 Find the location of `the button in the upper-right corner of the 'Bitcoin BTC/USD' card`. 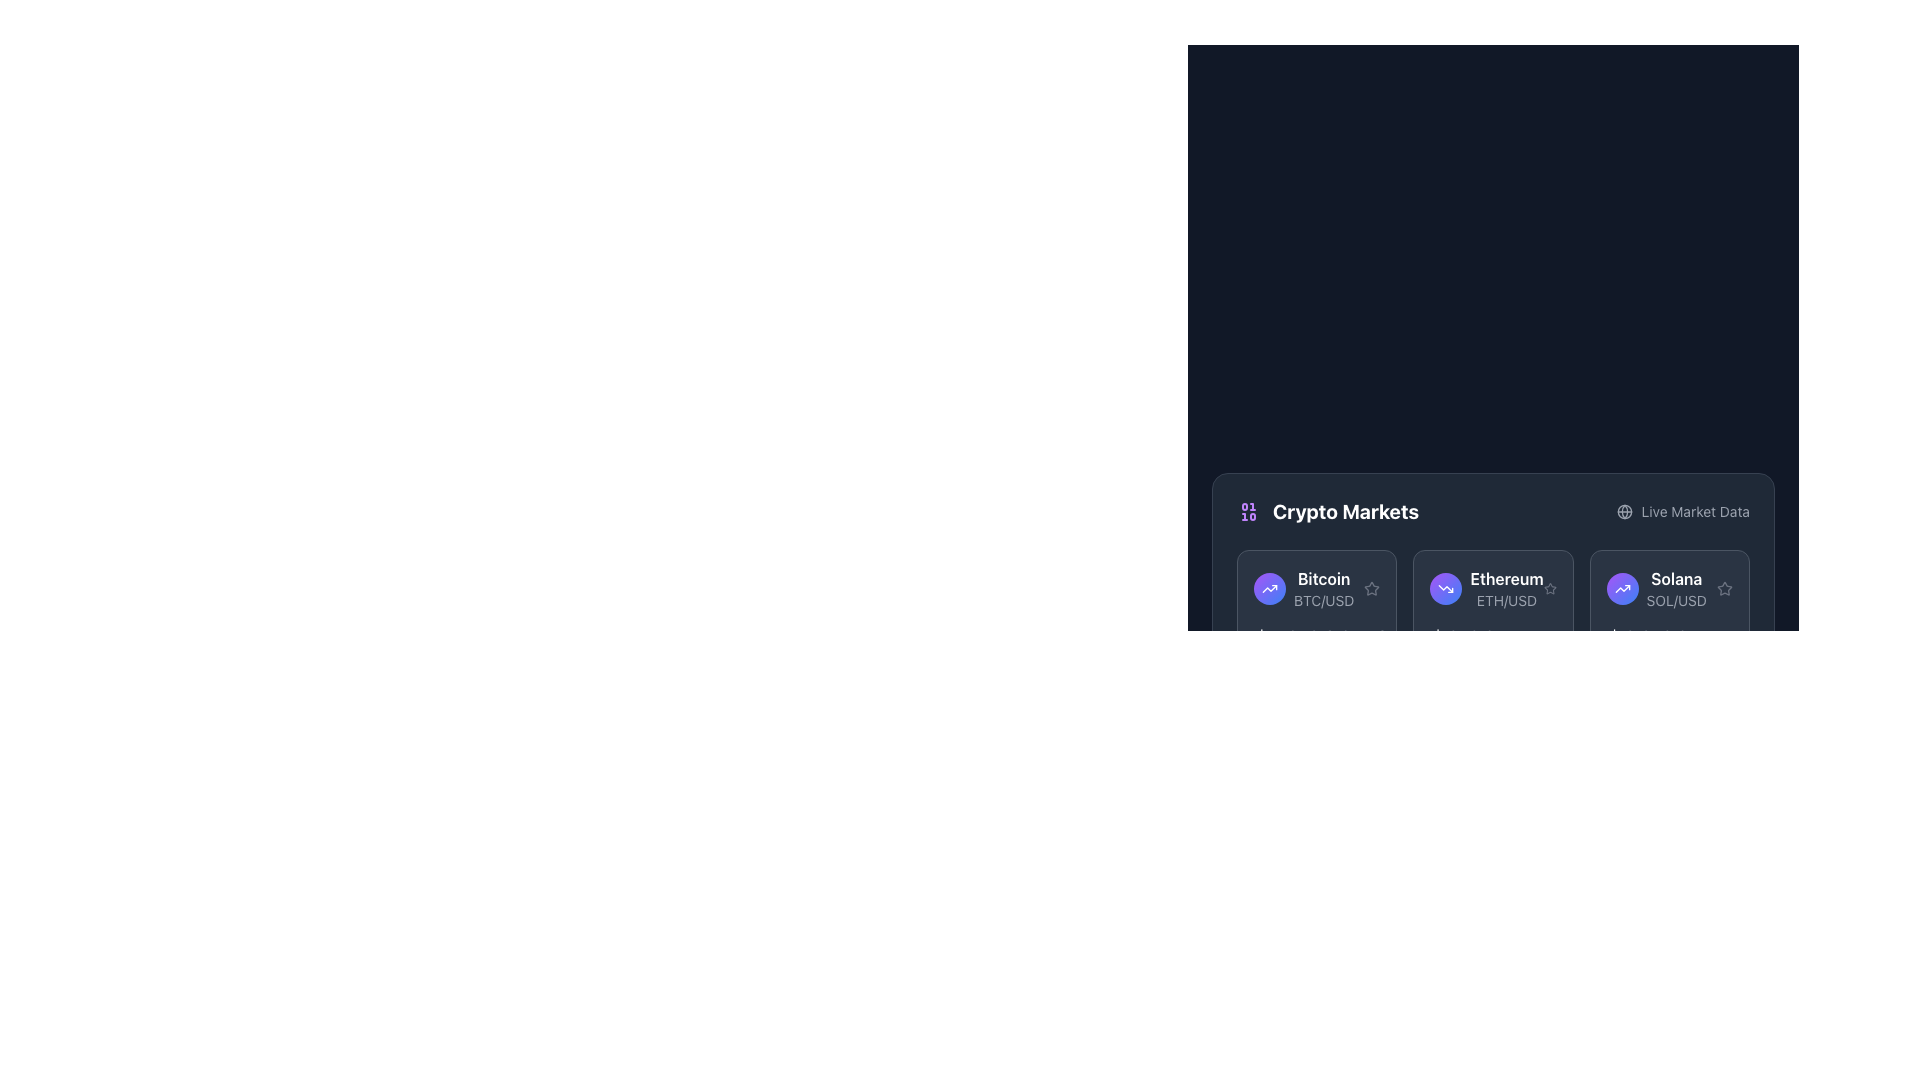

the button in the upper-right corner of the 'Bitcoin BTC/USD' card is located at coordinates (1371, 587).